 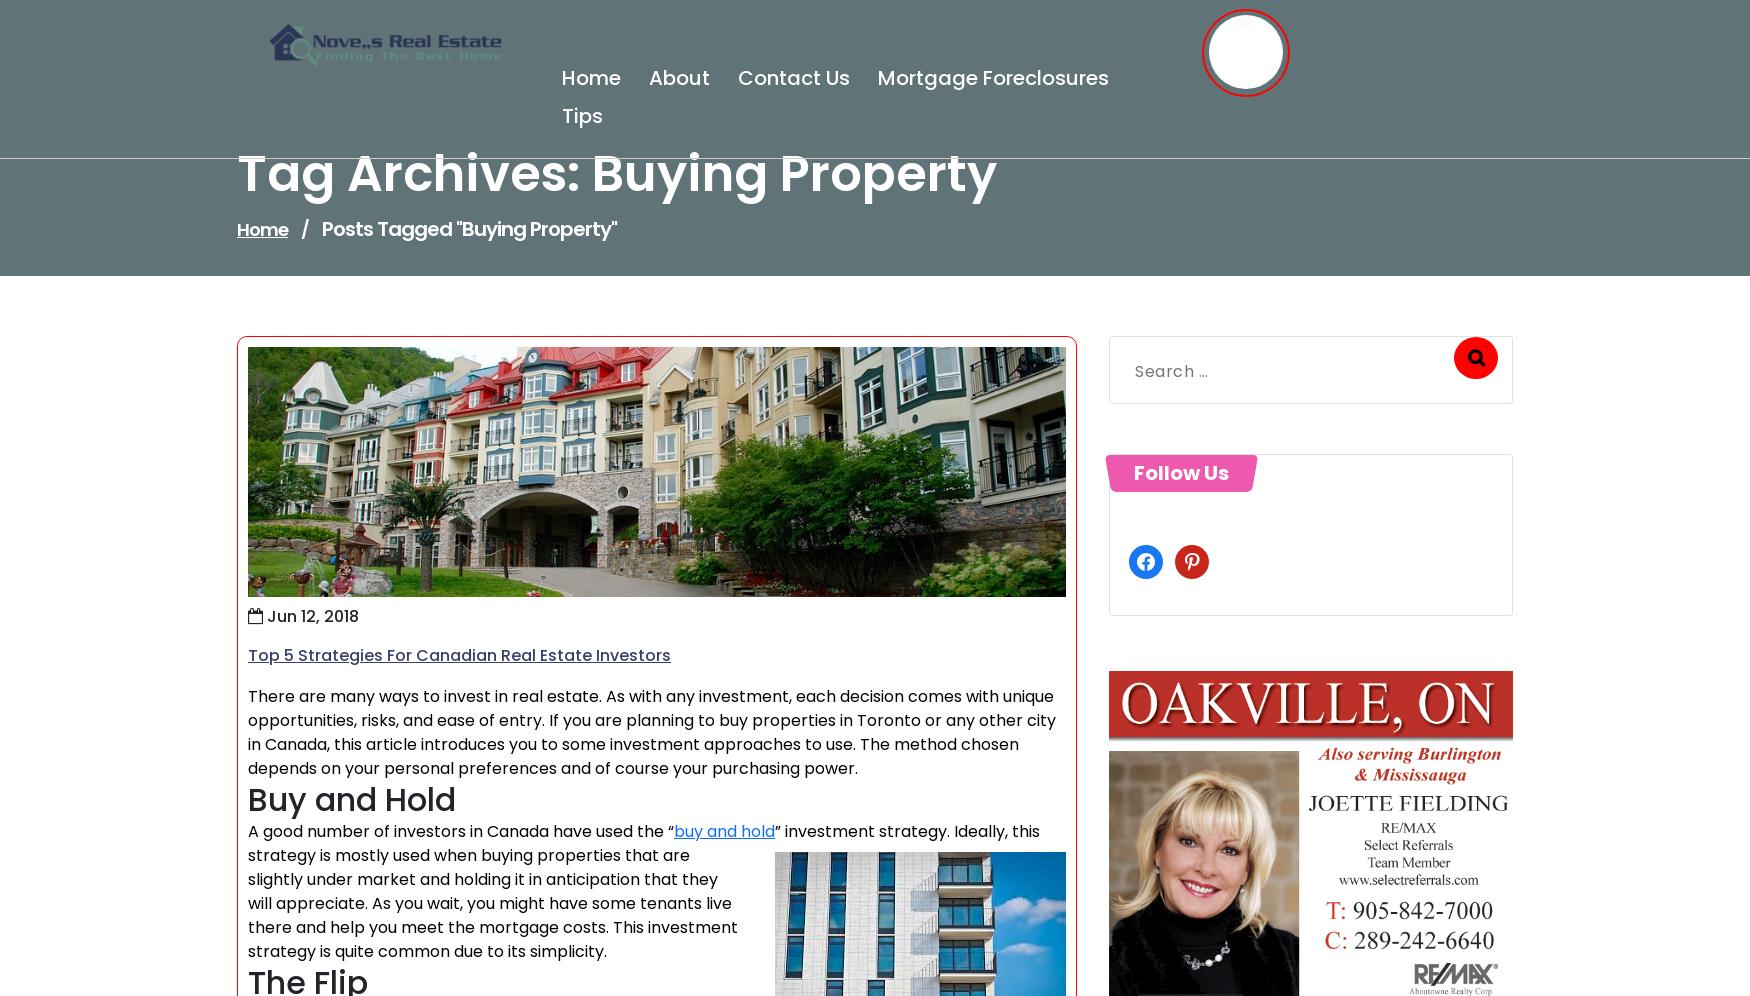 I want to click on 'The services of a realtor are essential when it comes to finding the best real estate deals. If you are not conversant with the rules and nature of the Canadian real estate market, it is imperative to walk with someone who understands the intricacies of this market. If you need to do this while overseas, you need a realtor who is known to help absentee clients find the right deals.', so click(x=654, y=800).